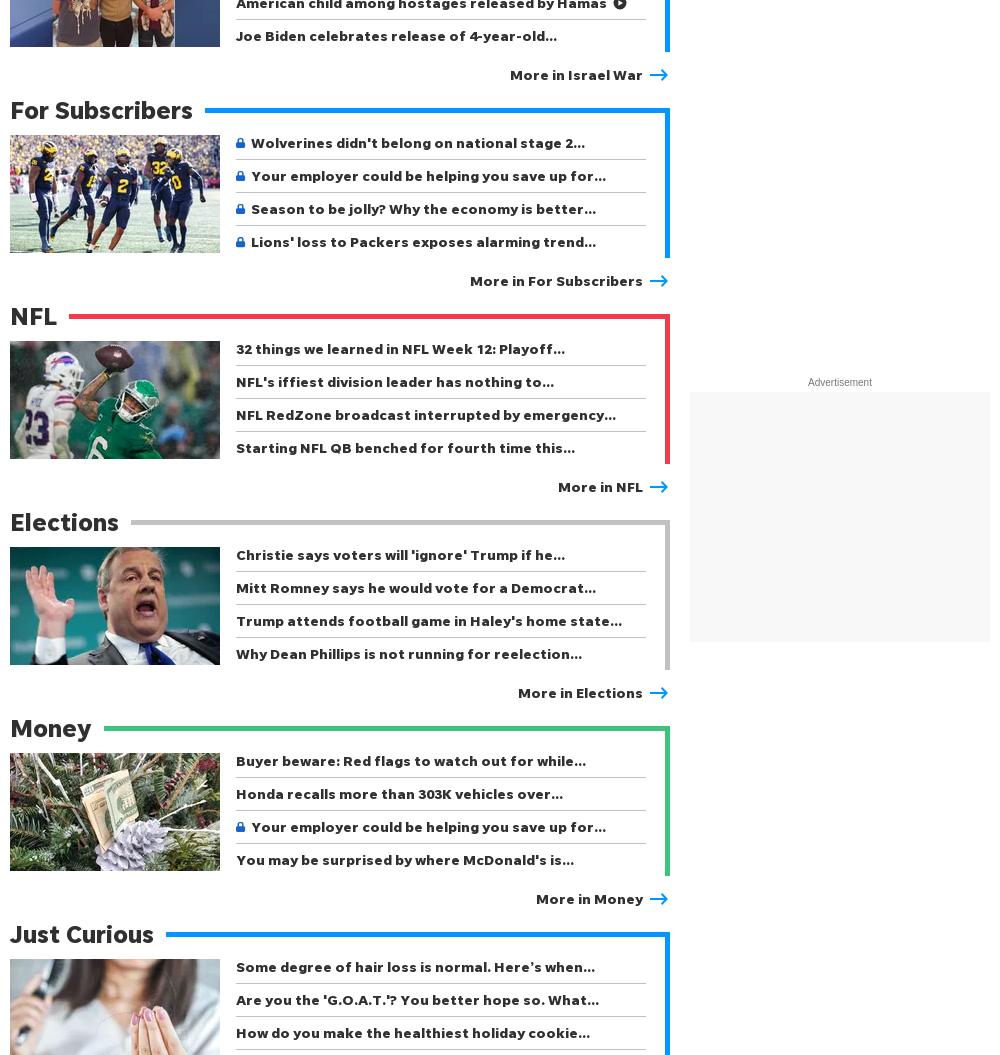  I want to click on 'More in Israel War', so click(510, 73).